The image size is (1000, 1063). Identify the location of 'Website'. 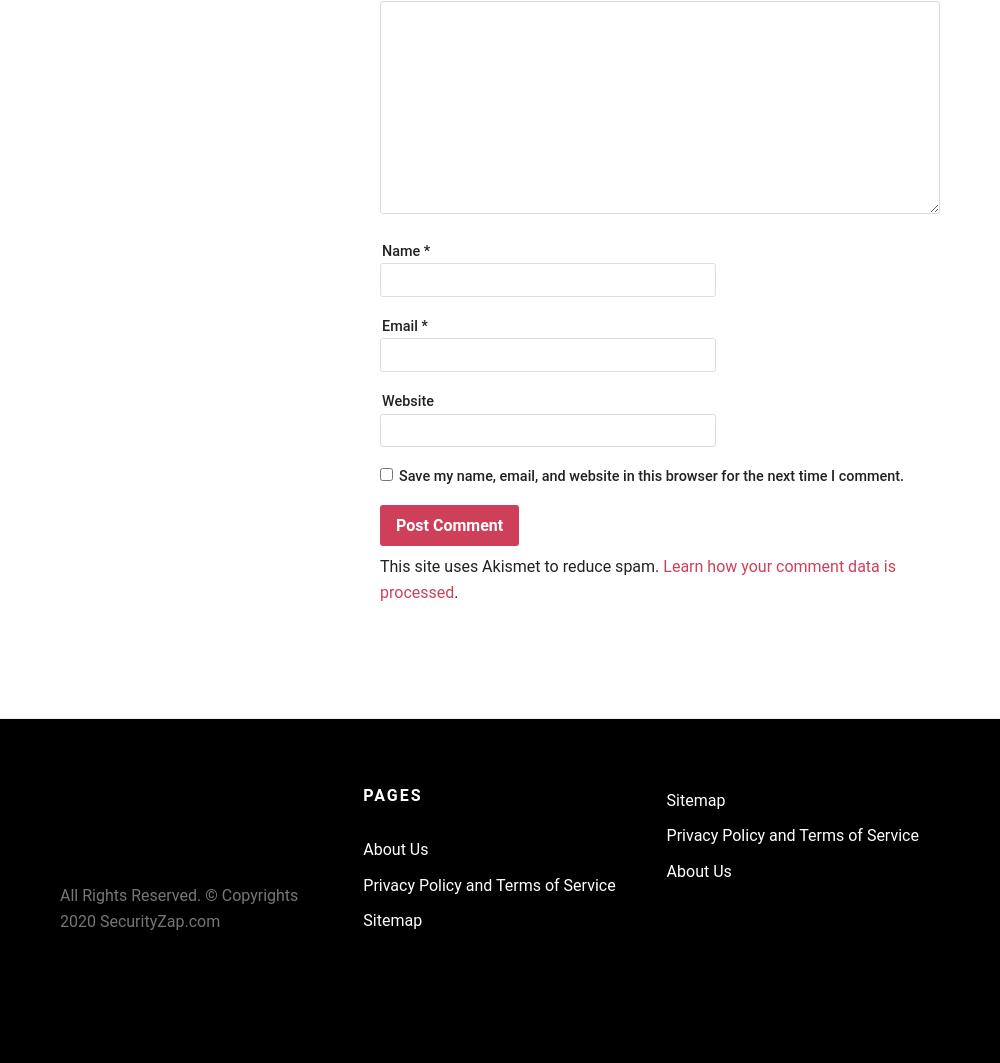
(407, 401).